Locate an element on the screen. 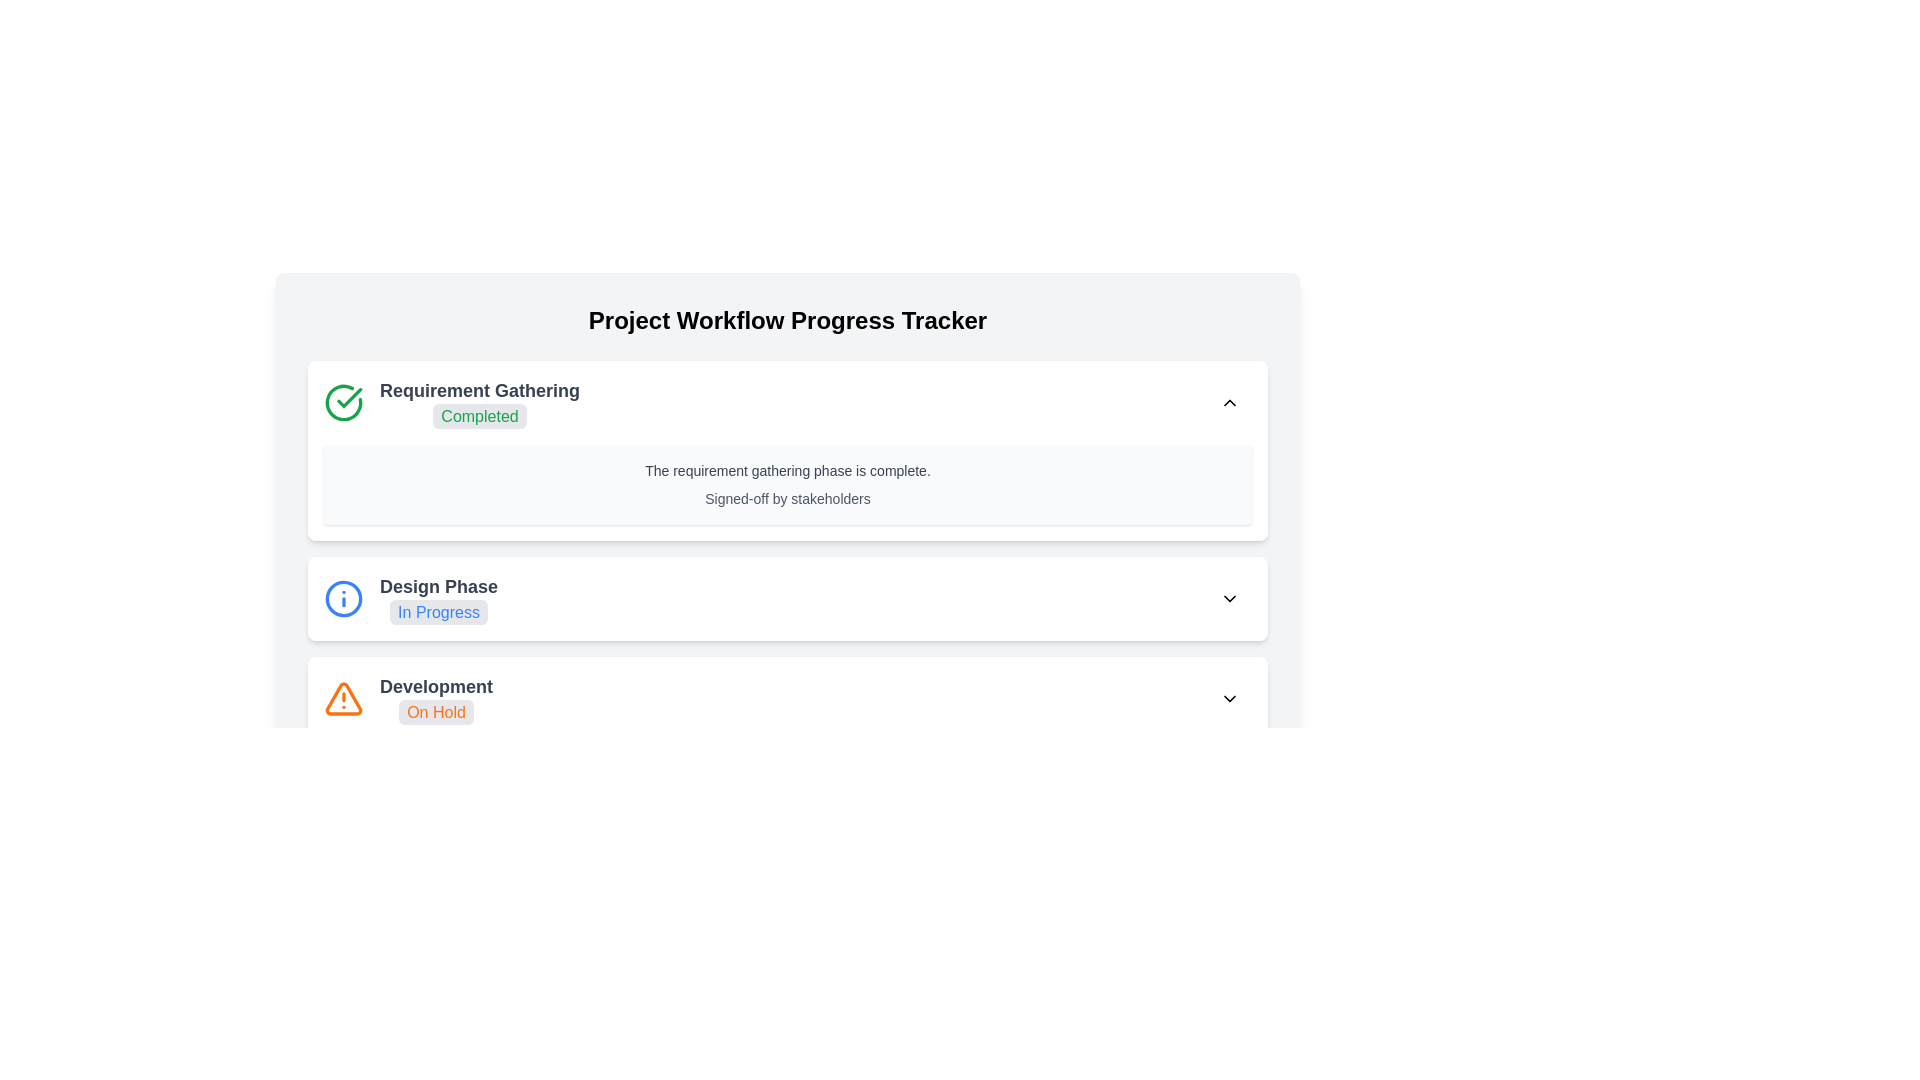  the 'Completed' label, which has a green font color and a tag-like appearance, located directly beneath the 'Requirement Gathering' title is located at coordinates (480, 415).